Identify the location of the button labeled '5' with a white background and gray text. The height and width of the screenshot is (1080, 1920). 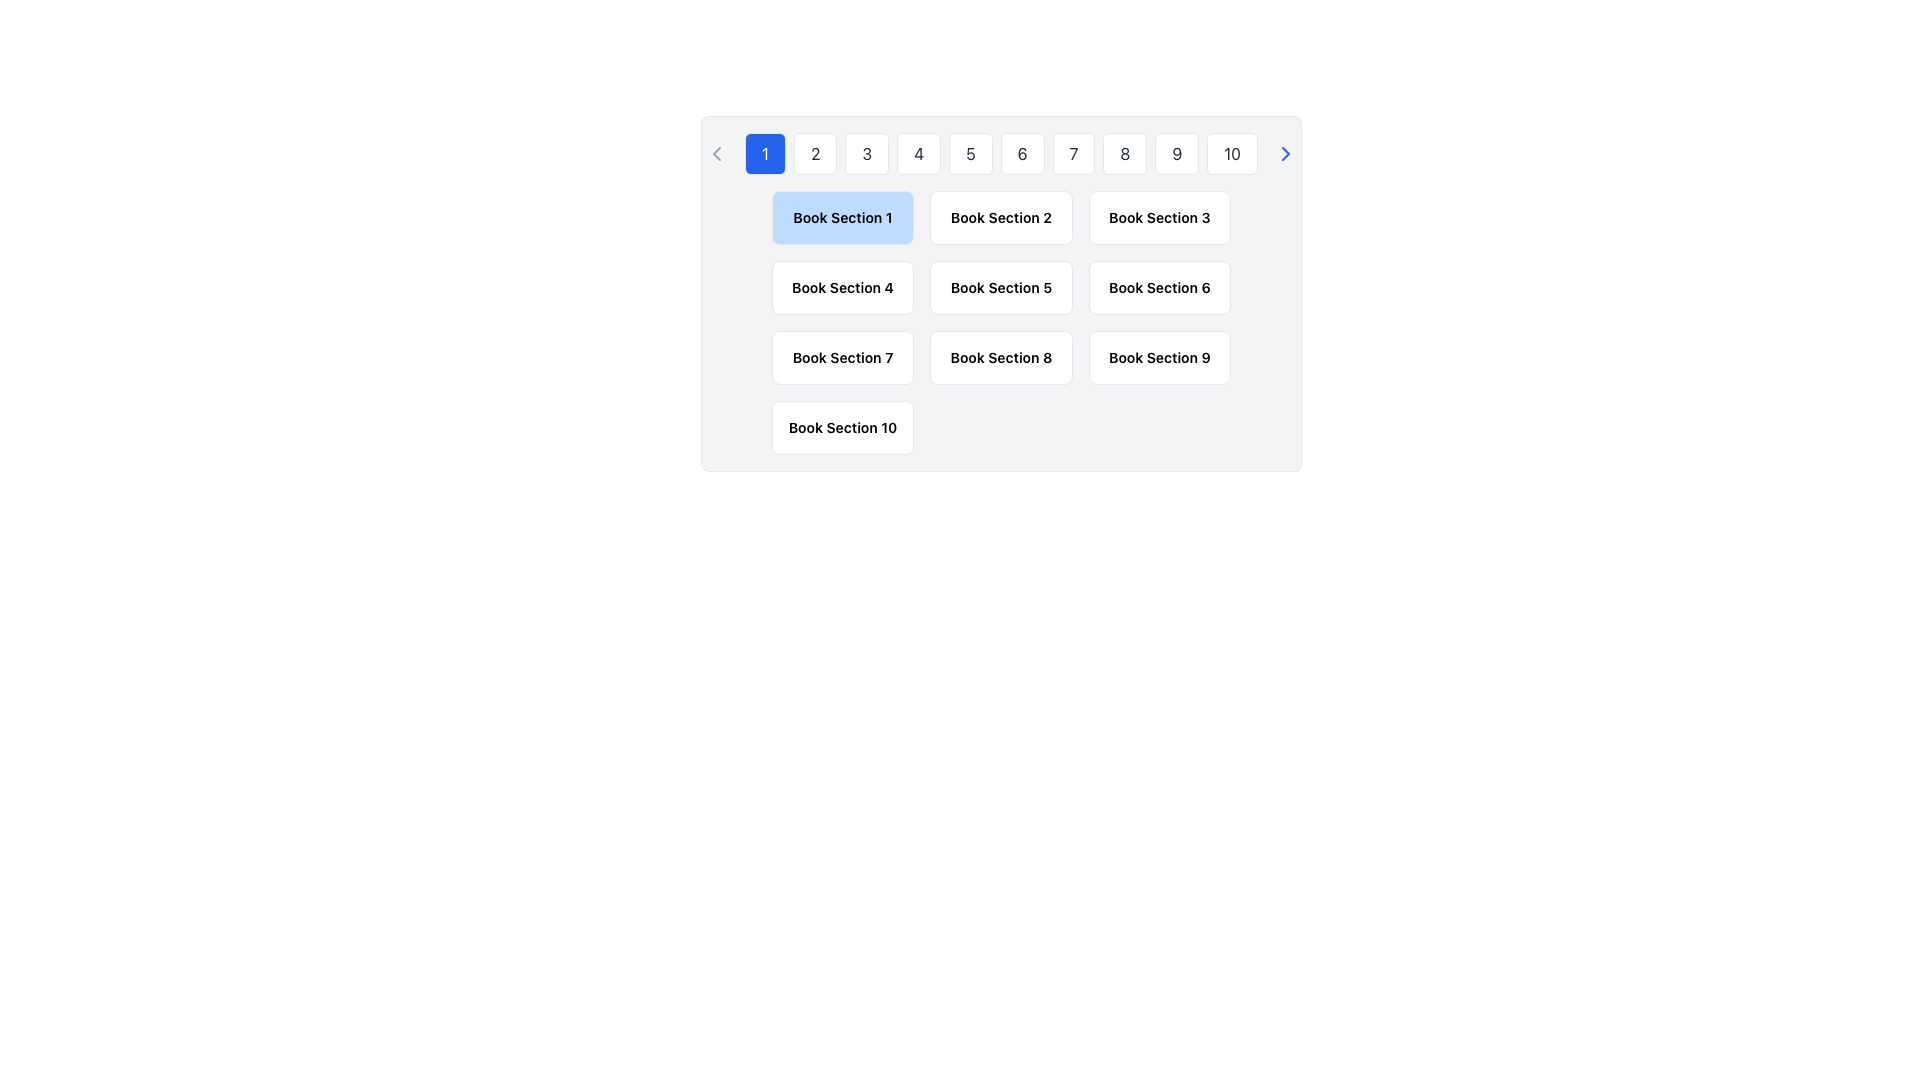
(970, 153).